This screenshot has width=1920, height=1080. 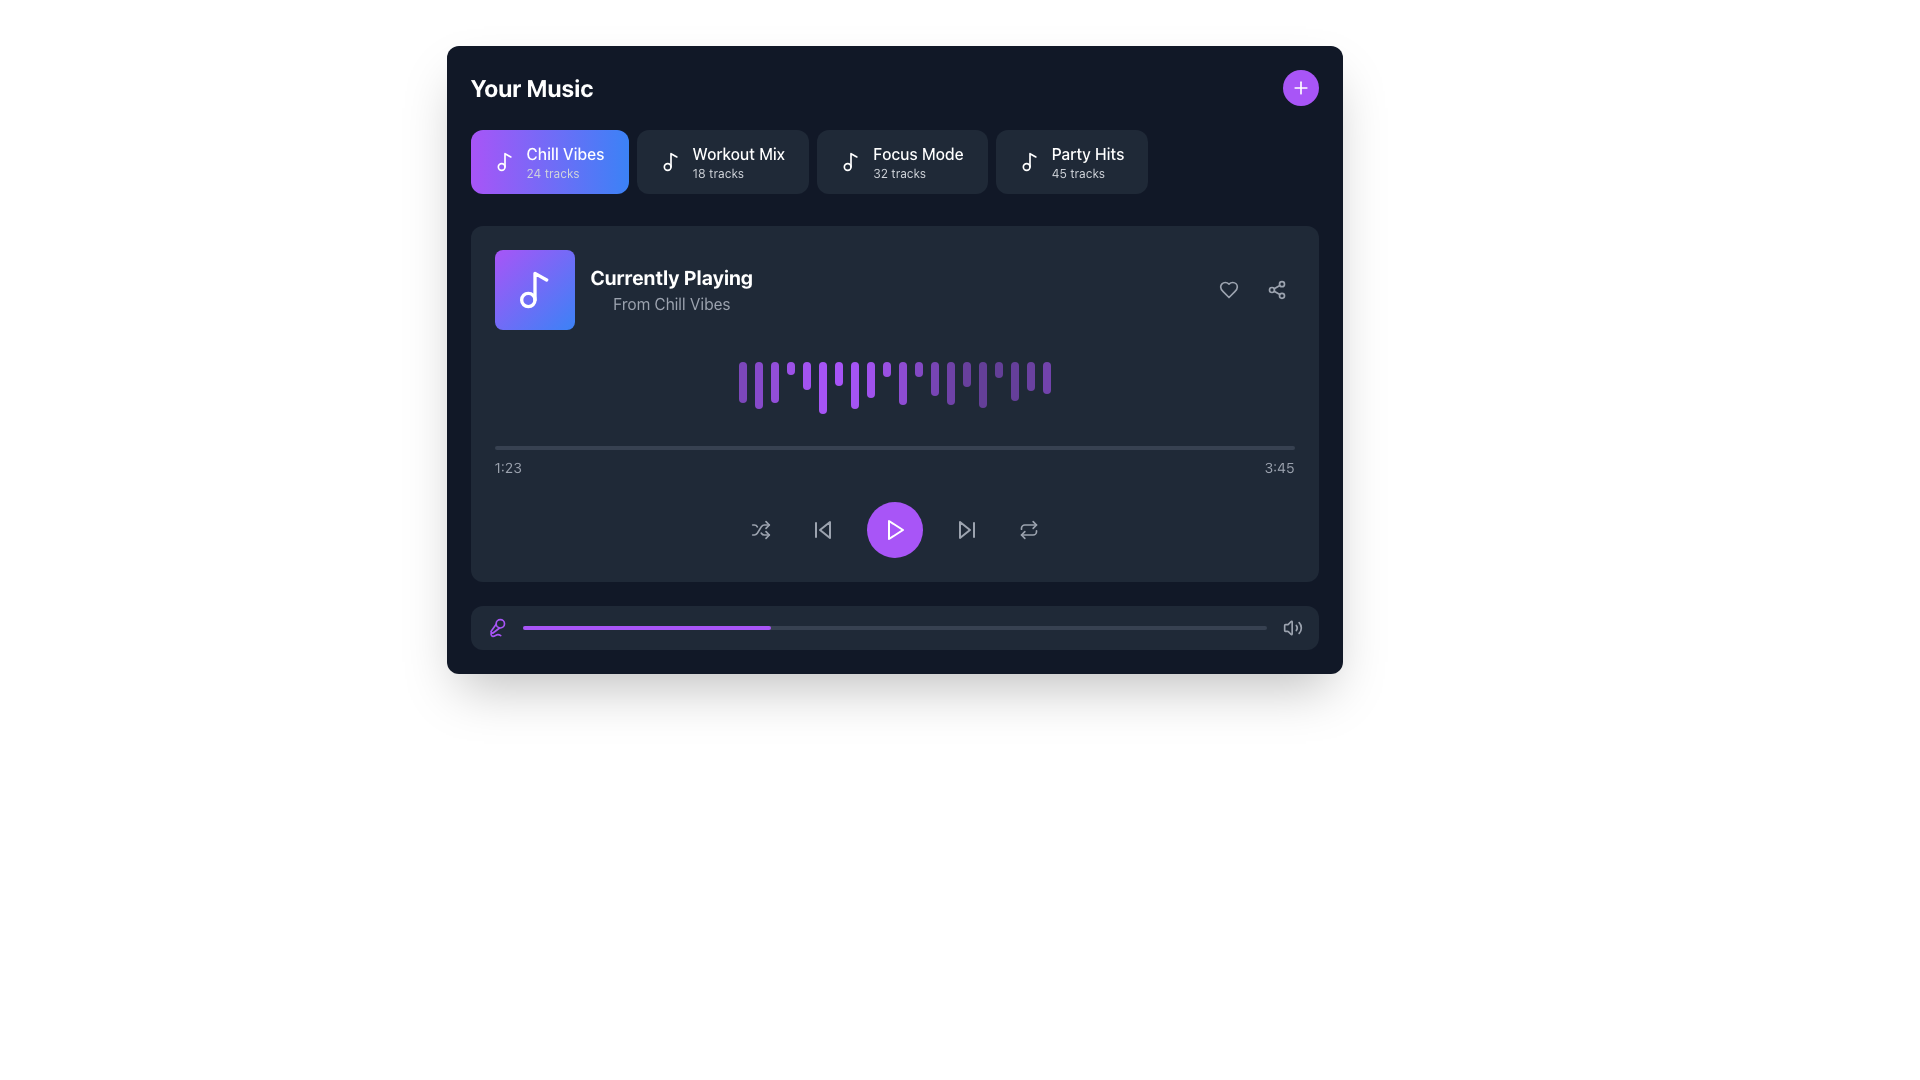 What do you see at coordinates (759, 529) in the screenshot?
I see `the shuffle icon, which is the first icon from the left among the playback control icons in the control bar` at bounding box center [759, 529].